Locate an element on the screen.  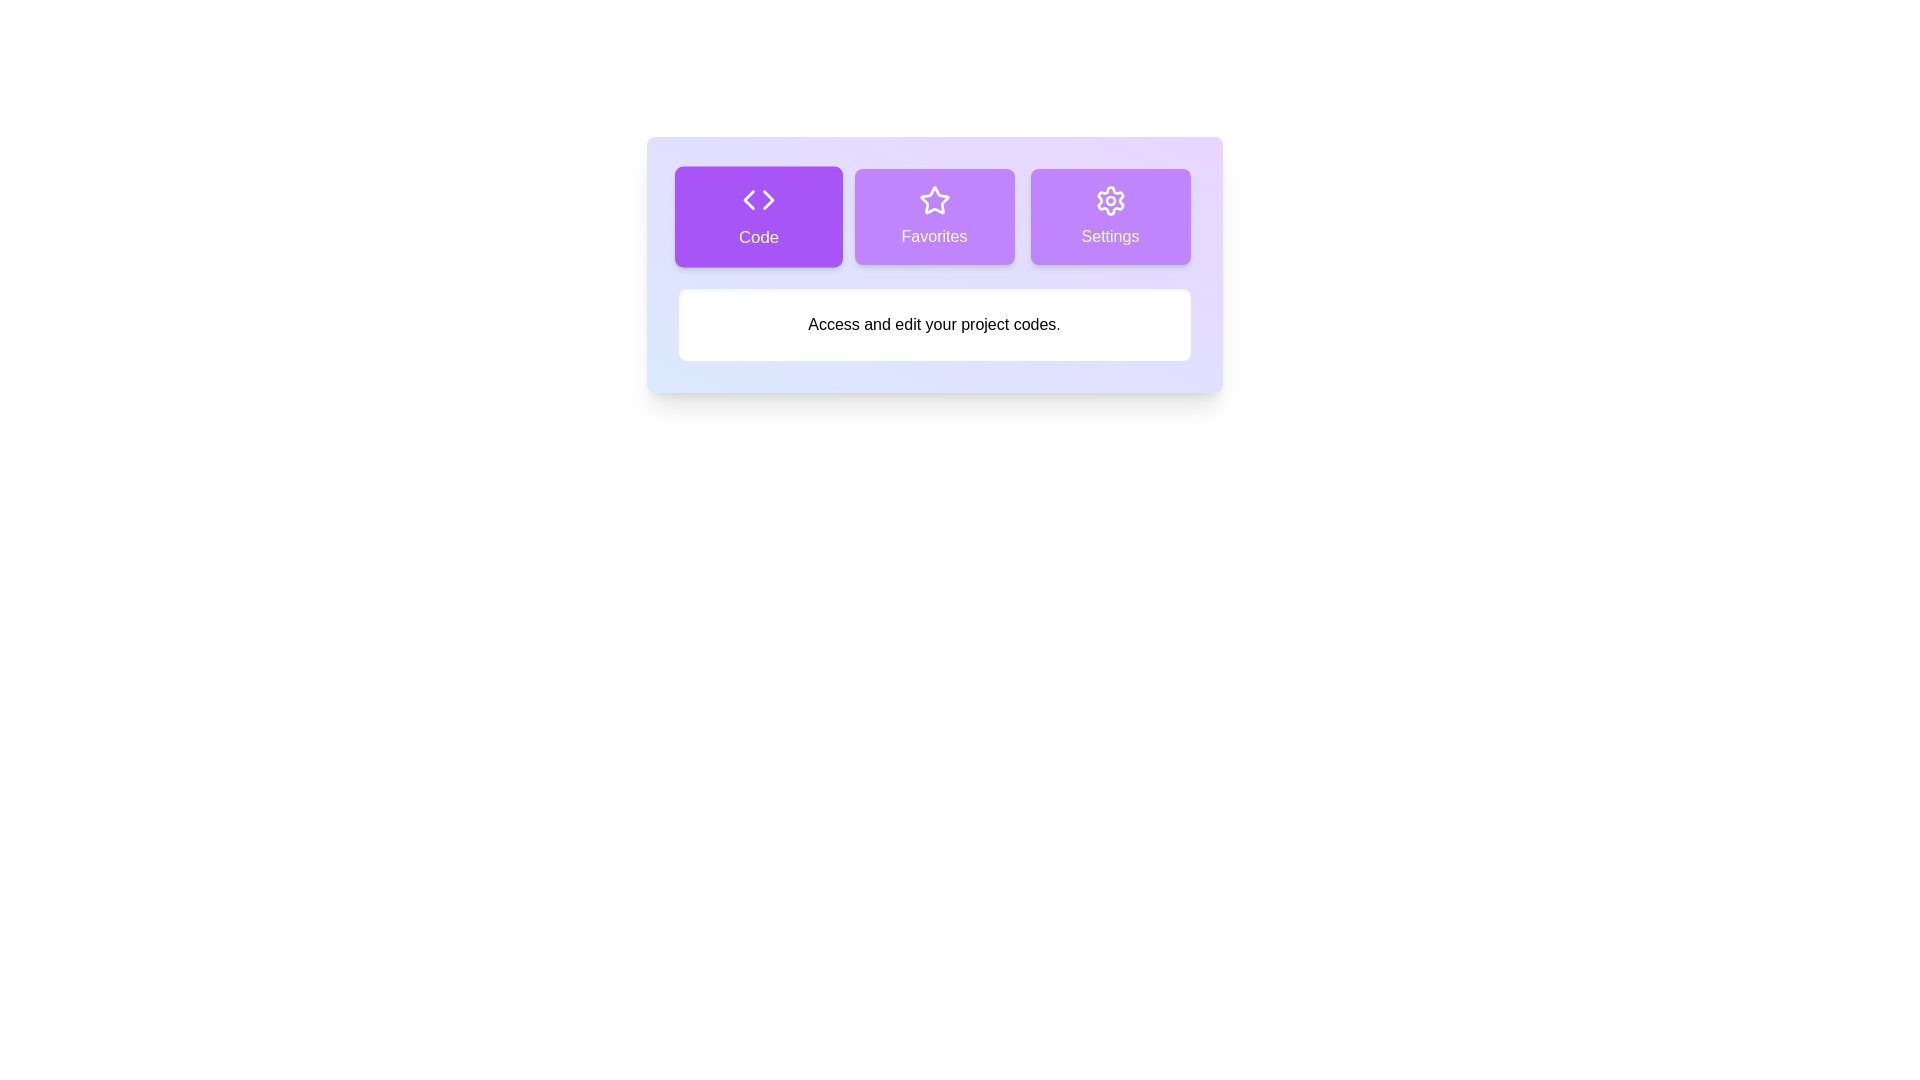
the text label that reads 'Code', which is styled in white sans-serif font against a purple background is located at coordinates (757, 237).